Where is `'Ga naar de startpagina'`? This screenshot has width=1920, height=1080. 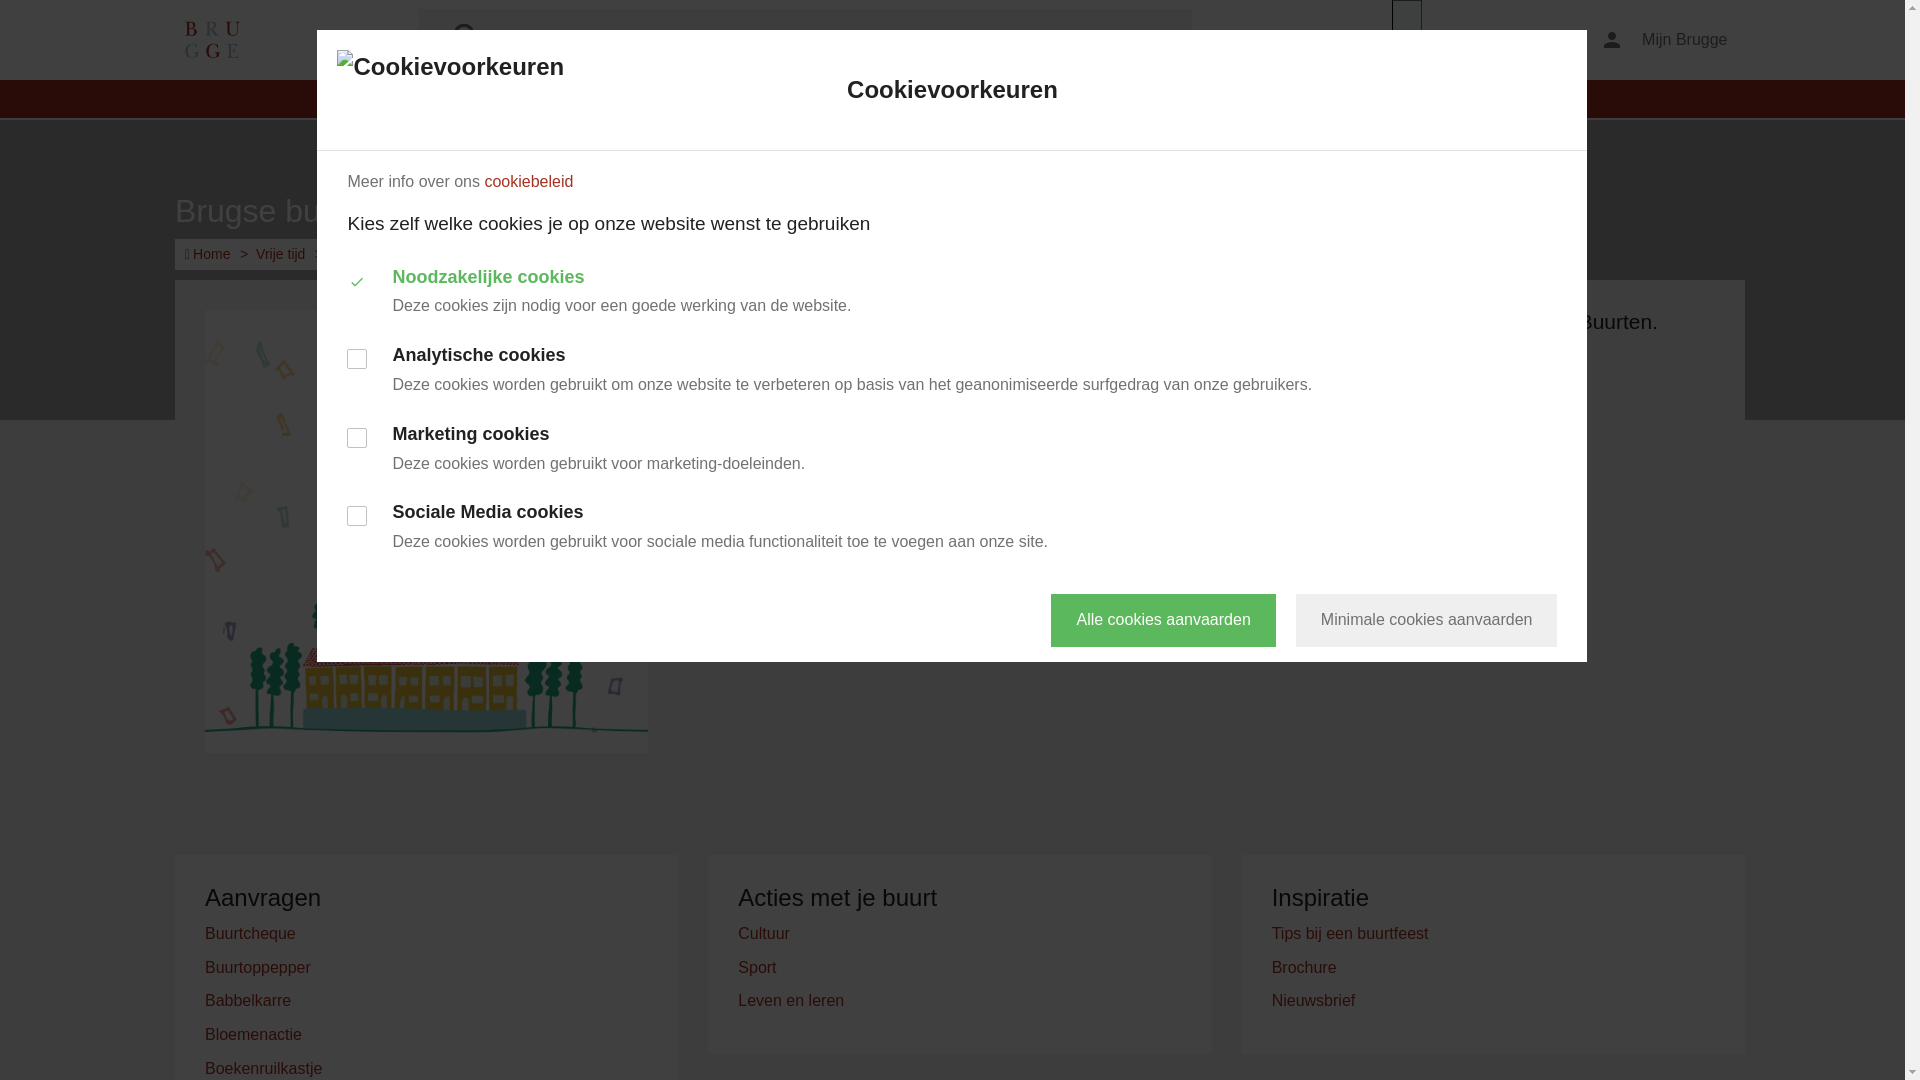
'Ga naar de startpagina' is located at coordinates (211, 39).